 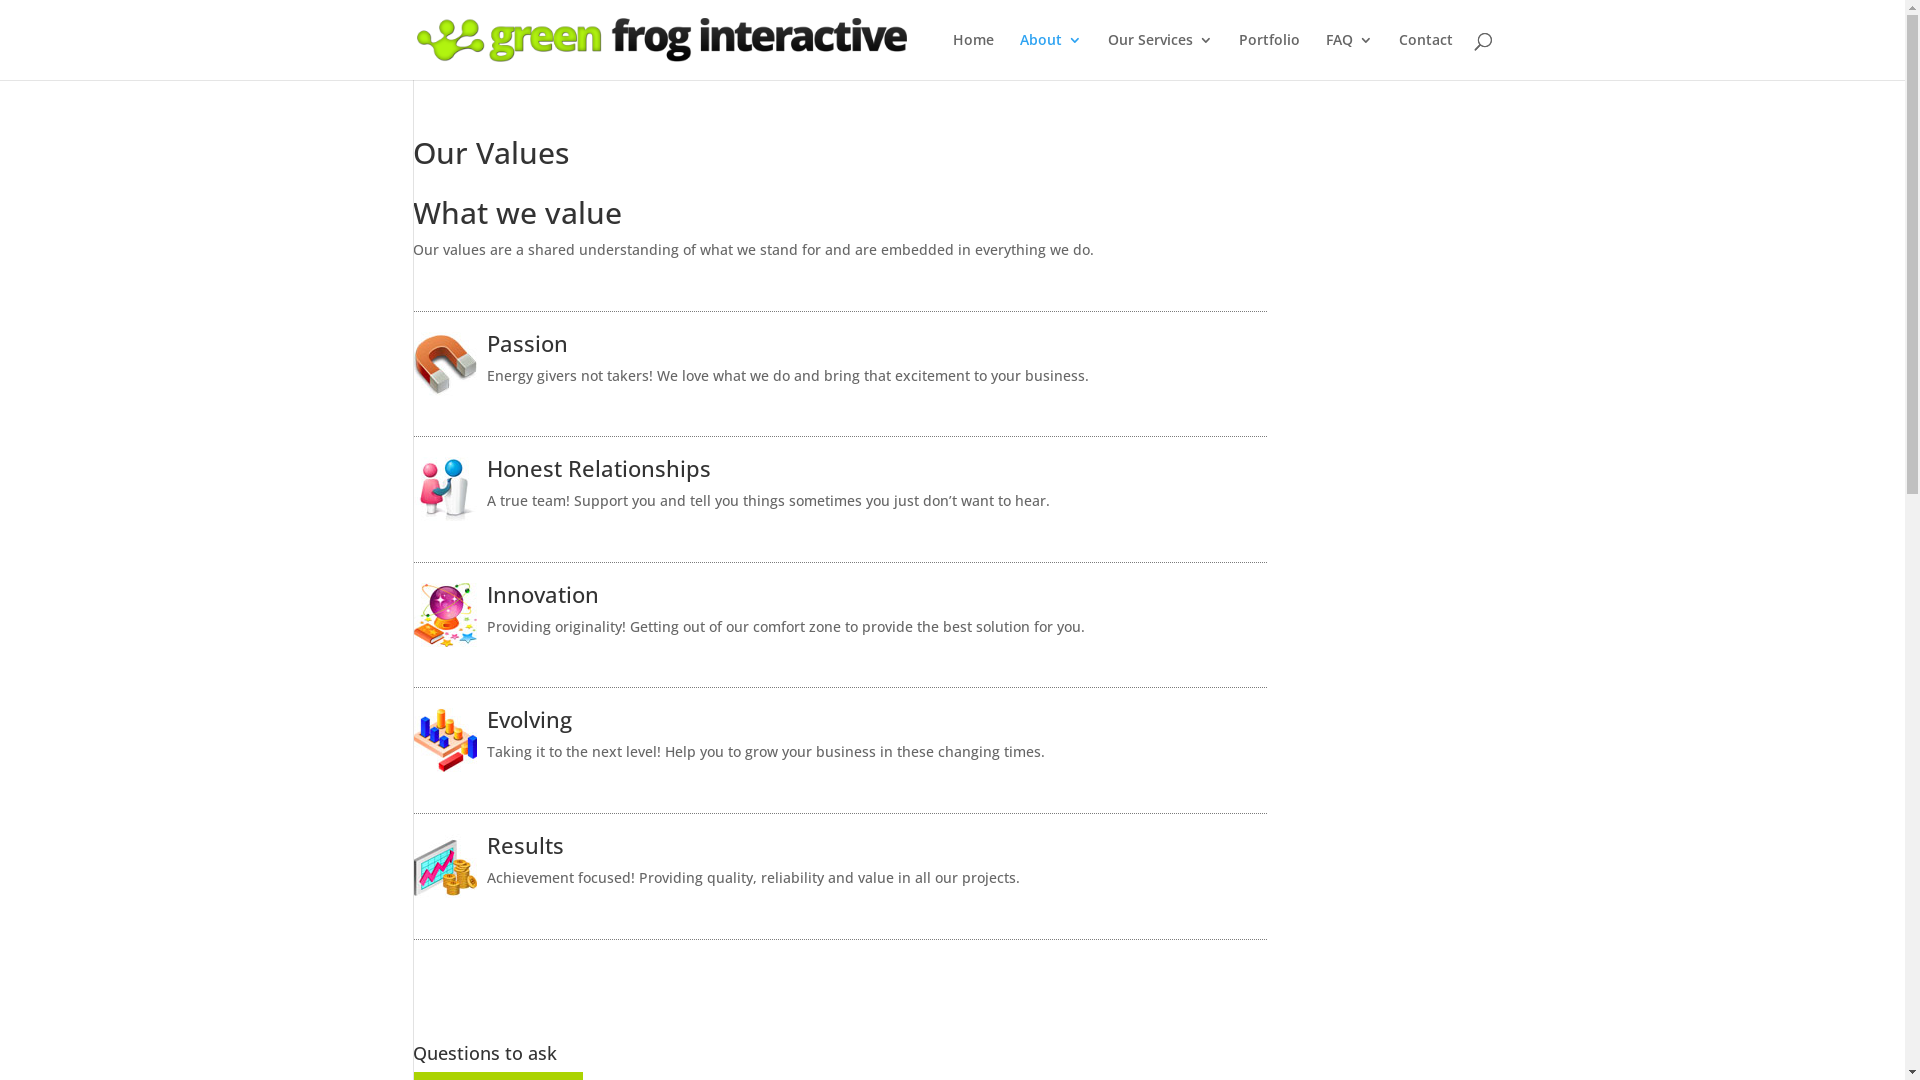 I want to click on 'Our Services', so click(x=1107, y=55).